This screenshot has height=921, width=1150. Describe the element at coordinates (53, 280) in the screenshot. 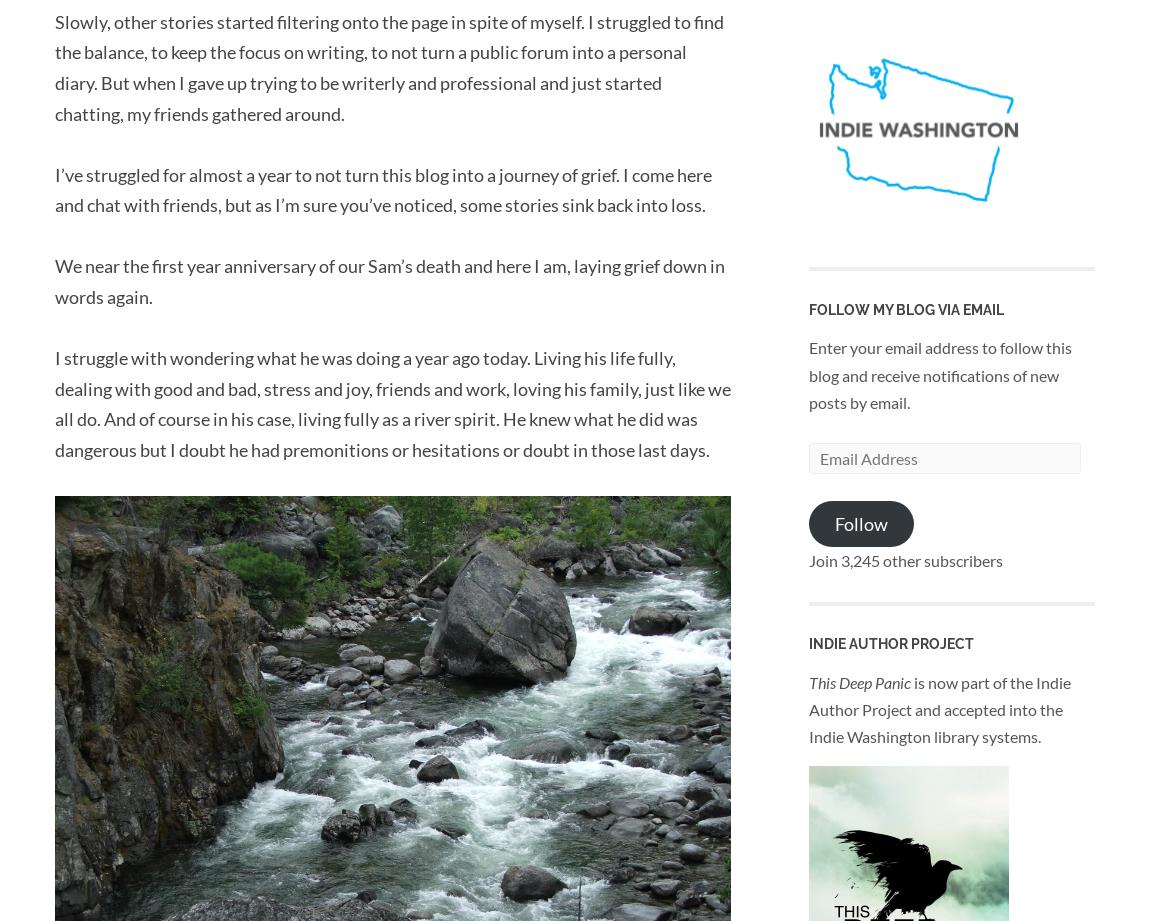

I see `'We near the first year anniversary of our Sam’s death and here I am, laying grief down in words again.'` at that location.